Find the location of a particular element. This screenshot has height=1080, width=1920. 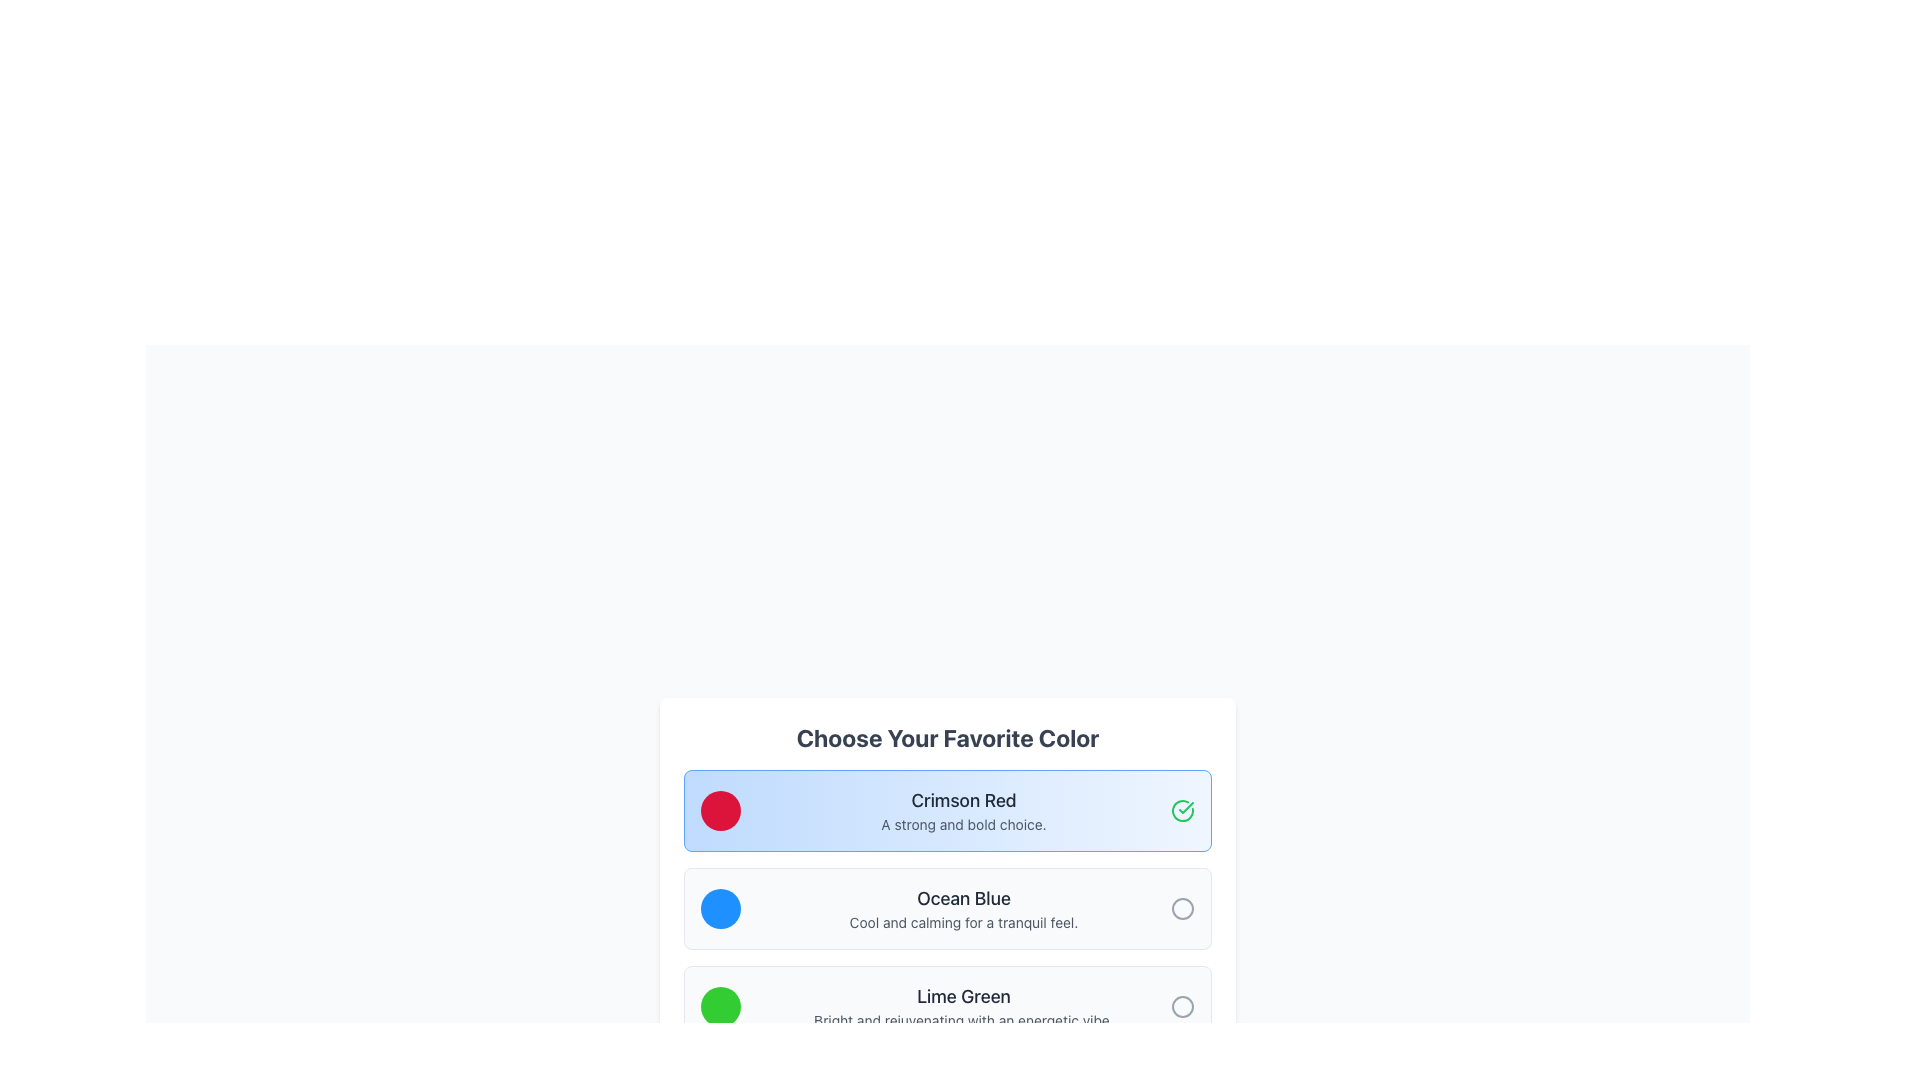

the checkmark icon within the SVG that indicates selection or success for the 'Crimson Red' color option, located at the top-right corner of its selection card is located at coordinates (1186, 806).